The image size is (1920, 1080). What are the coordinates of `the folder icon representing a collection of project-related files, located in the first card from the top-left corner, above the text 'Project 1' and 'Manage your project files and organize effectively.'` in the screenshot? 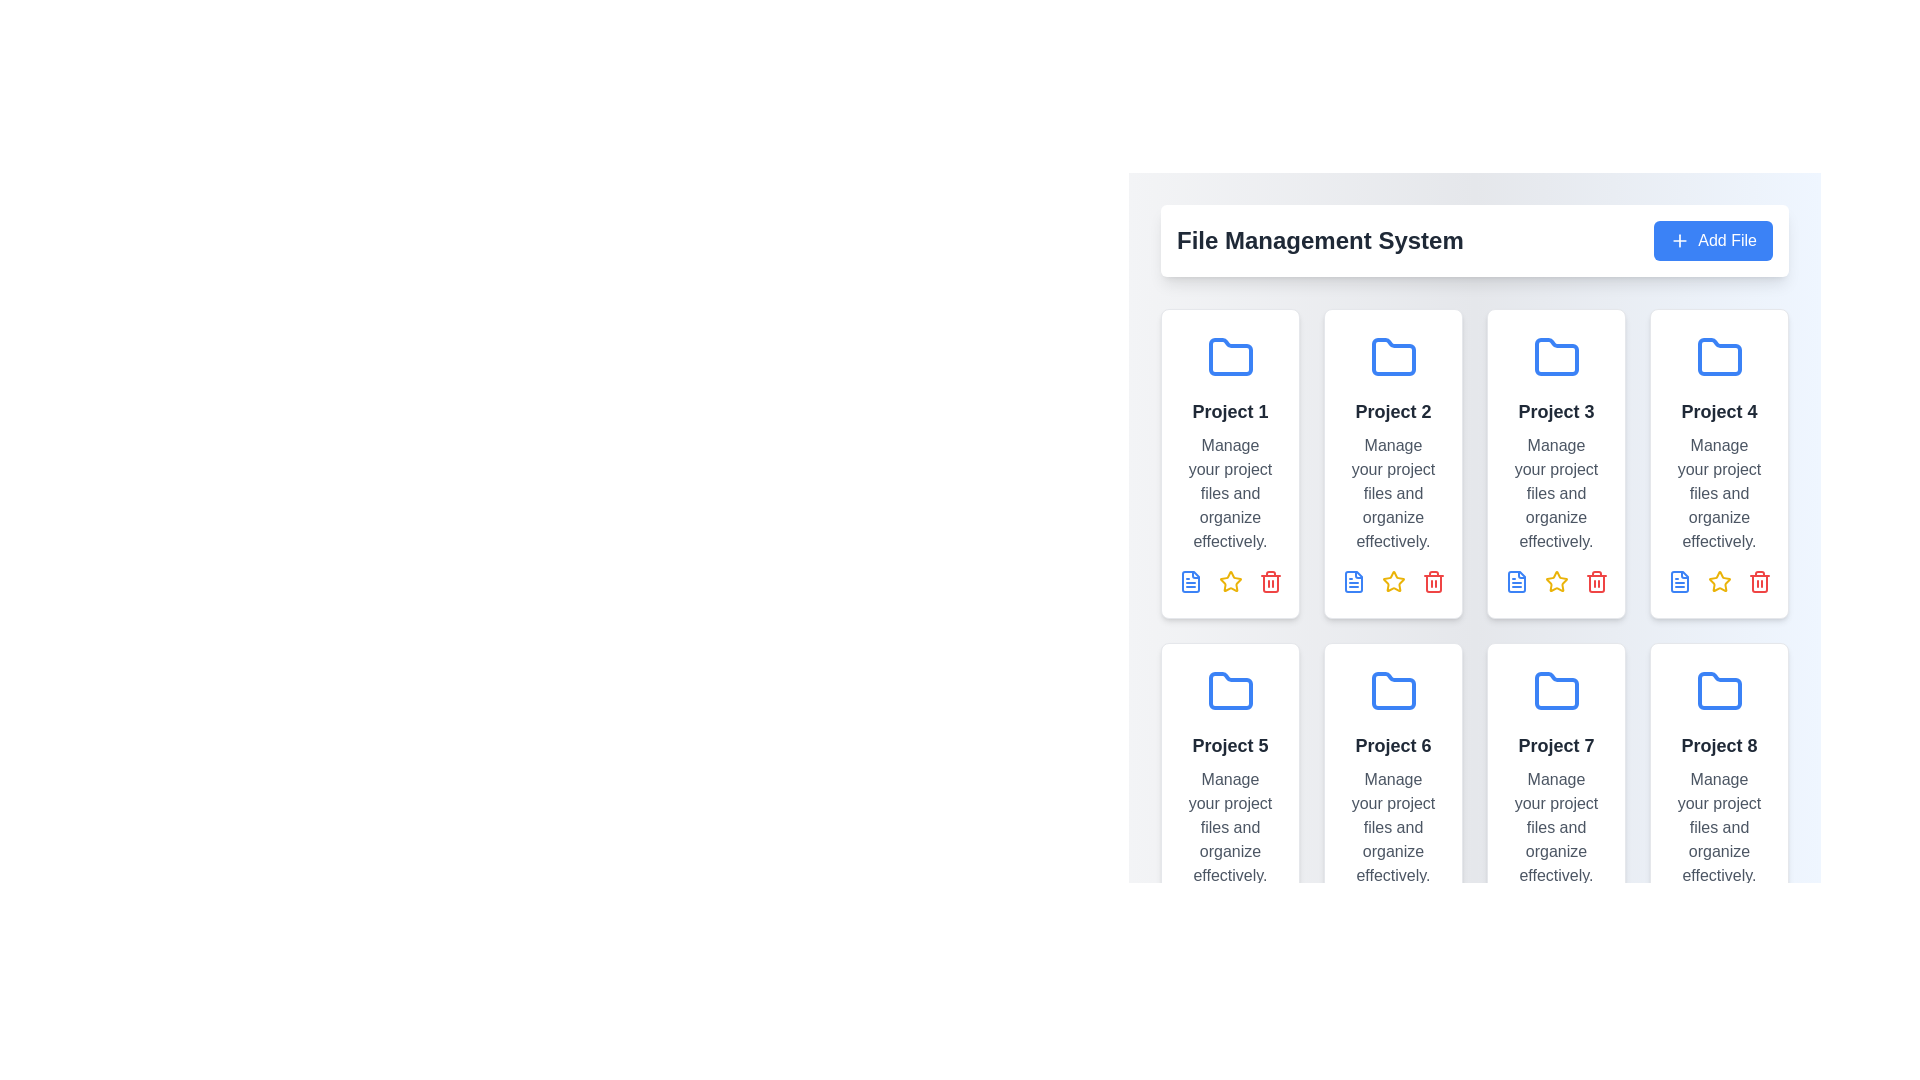 It's located at (1229, 357).